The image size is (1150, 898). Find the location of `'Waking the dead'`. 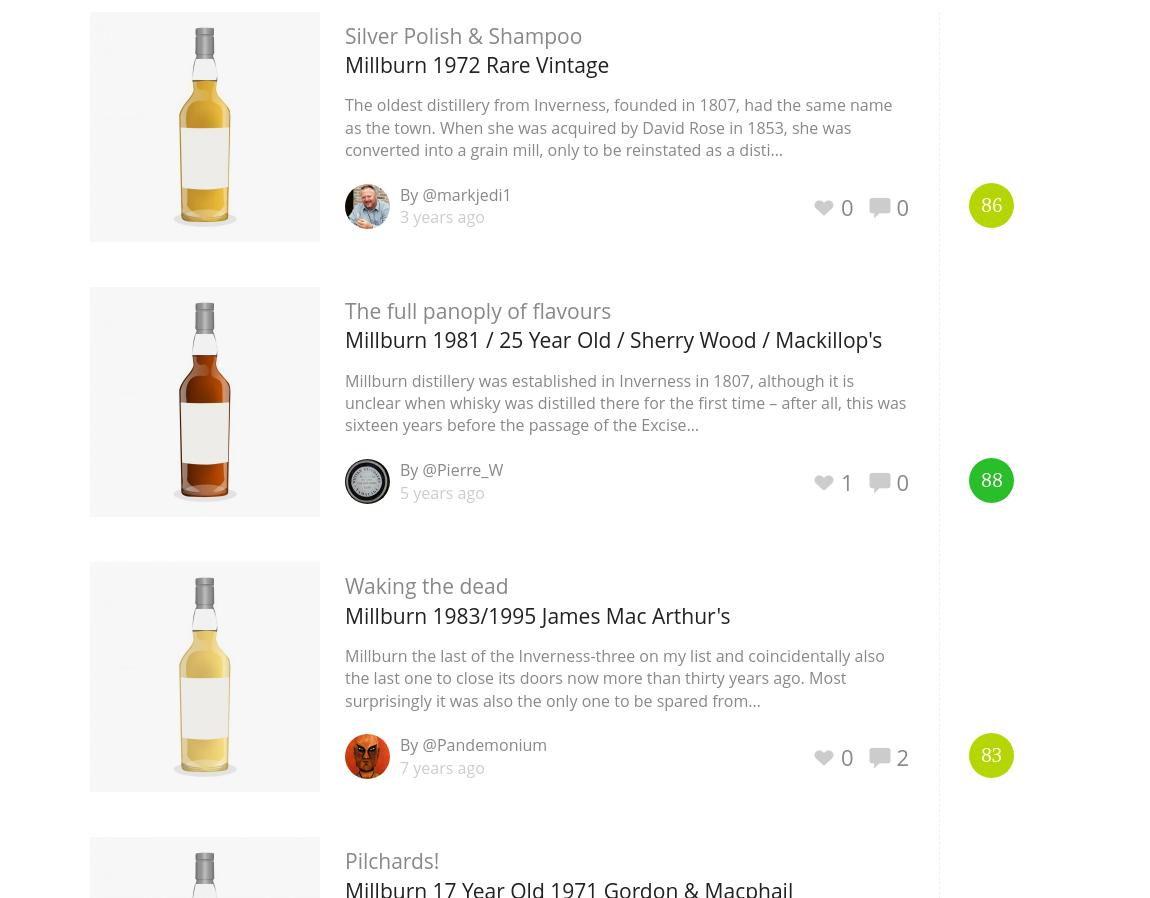

'Waking the dead' is located at coordinates (426, 585).